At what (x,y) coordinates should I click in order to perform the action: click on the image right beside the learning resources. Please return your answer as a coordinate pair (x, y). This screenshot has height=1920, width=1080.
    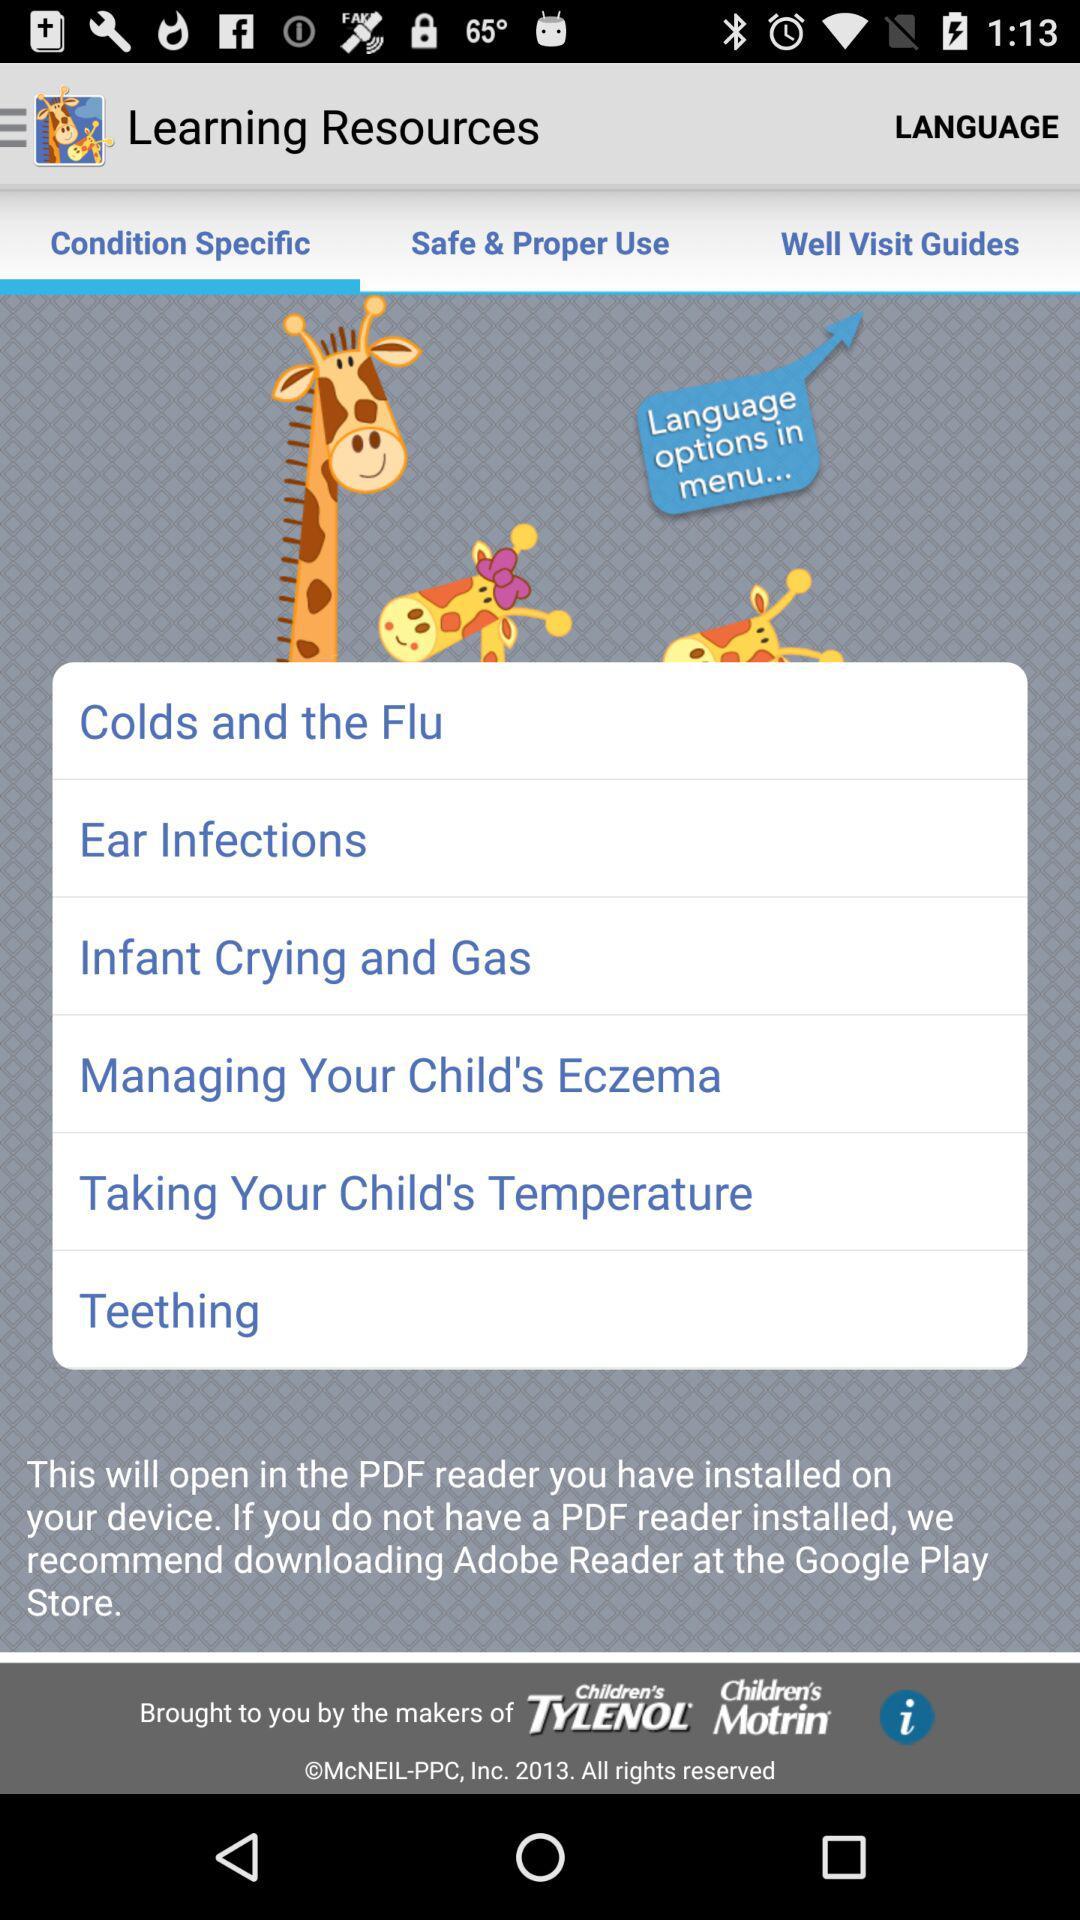
    Looking at the image, I should click on (72, 124).